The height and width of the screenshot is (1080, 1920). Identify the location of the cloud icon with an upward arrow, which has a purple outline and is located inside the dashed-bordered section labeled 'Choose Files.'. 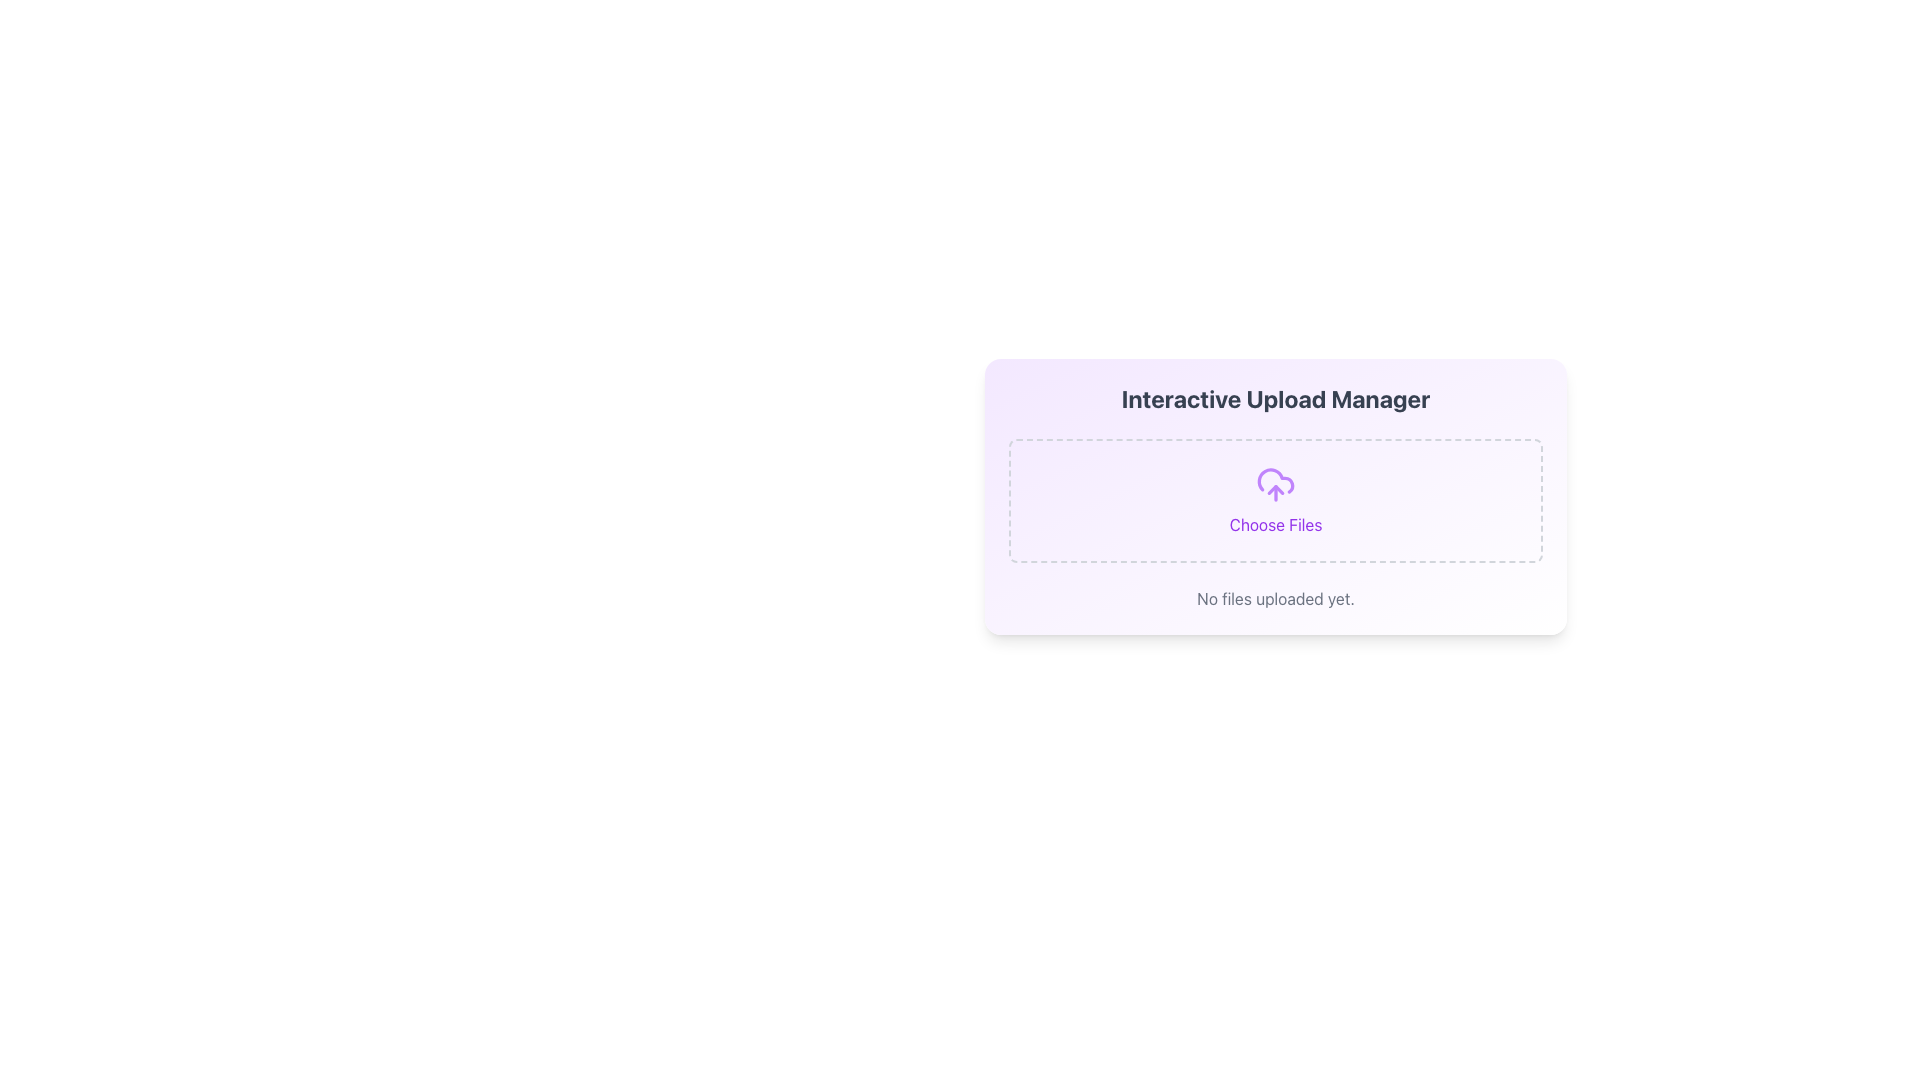
(1275, 485).